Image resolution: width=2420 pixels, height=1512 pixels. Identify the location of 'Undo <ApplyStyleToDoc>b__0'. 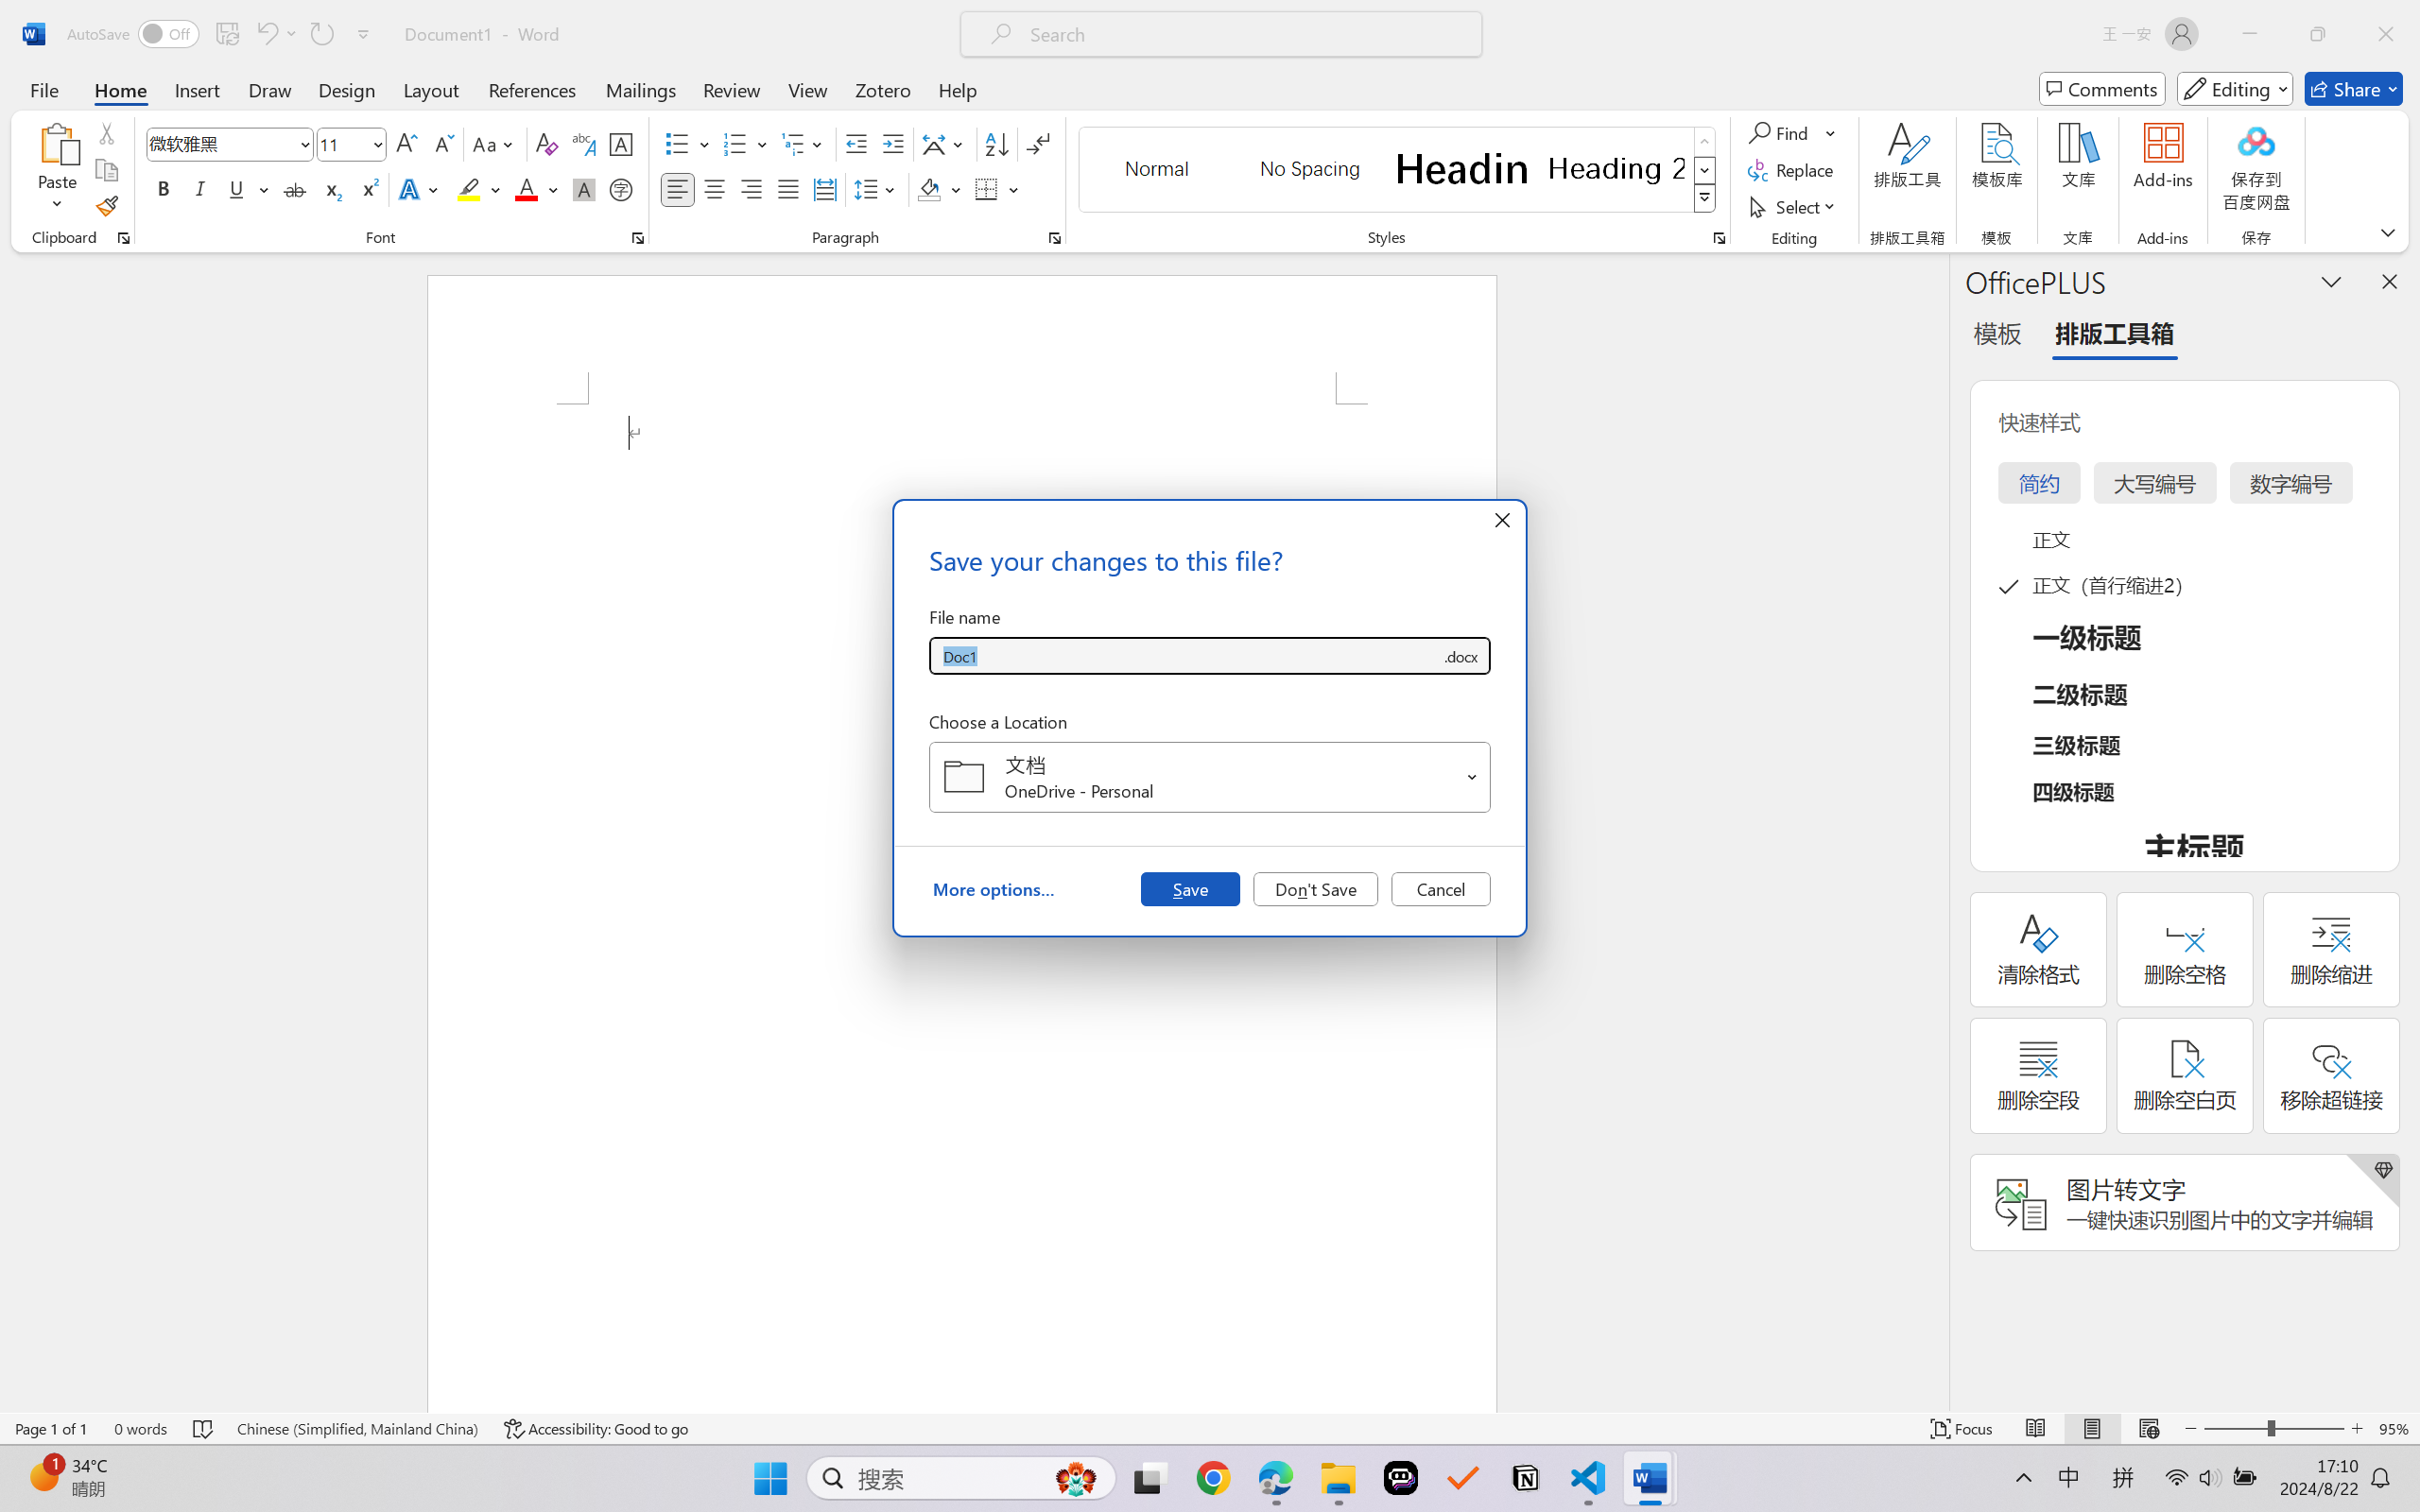
(274, 33).